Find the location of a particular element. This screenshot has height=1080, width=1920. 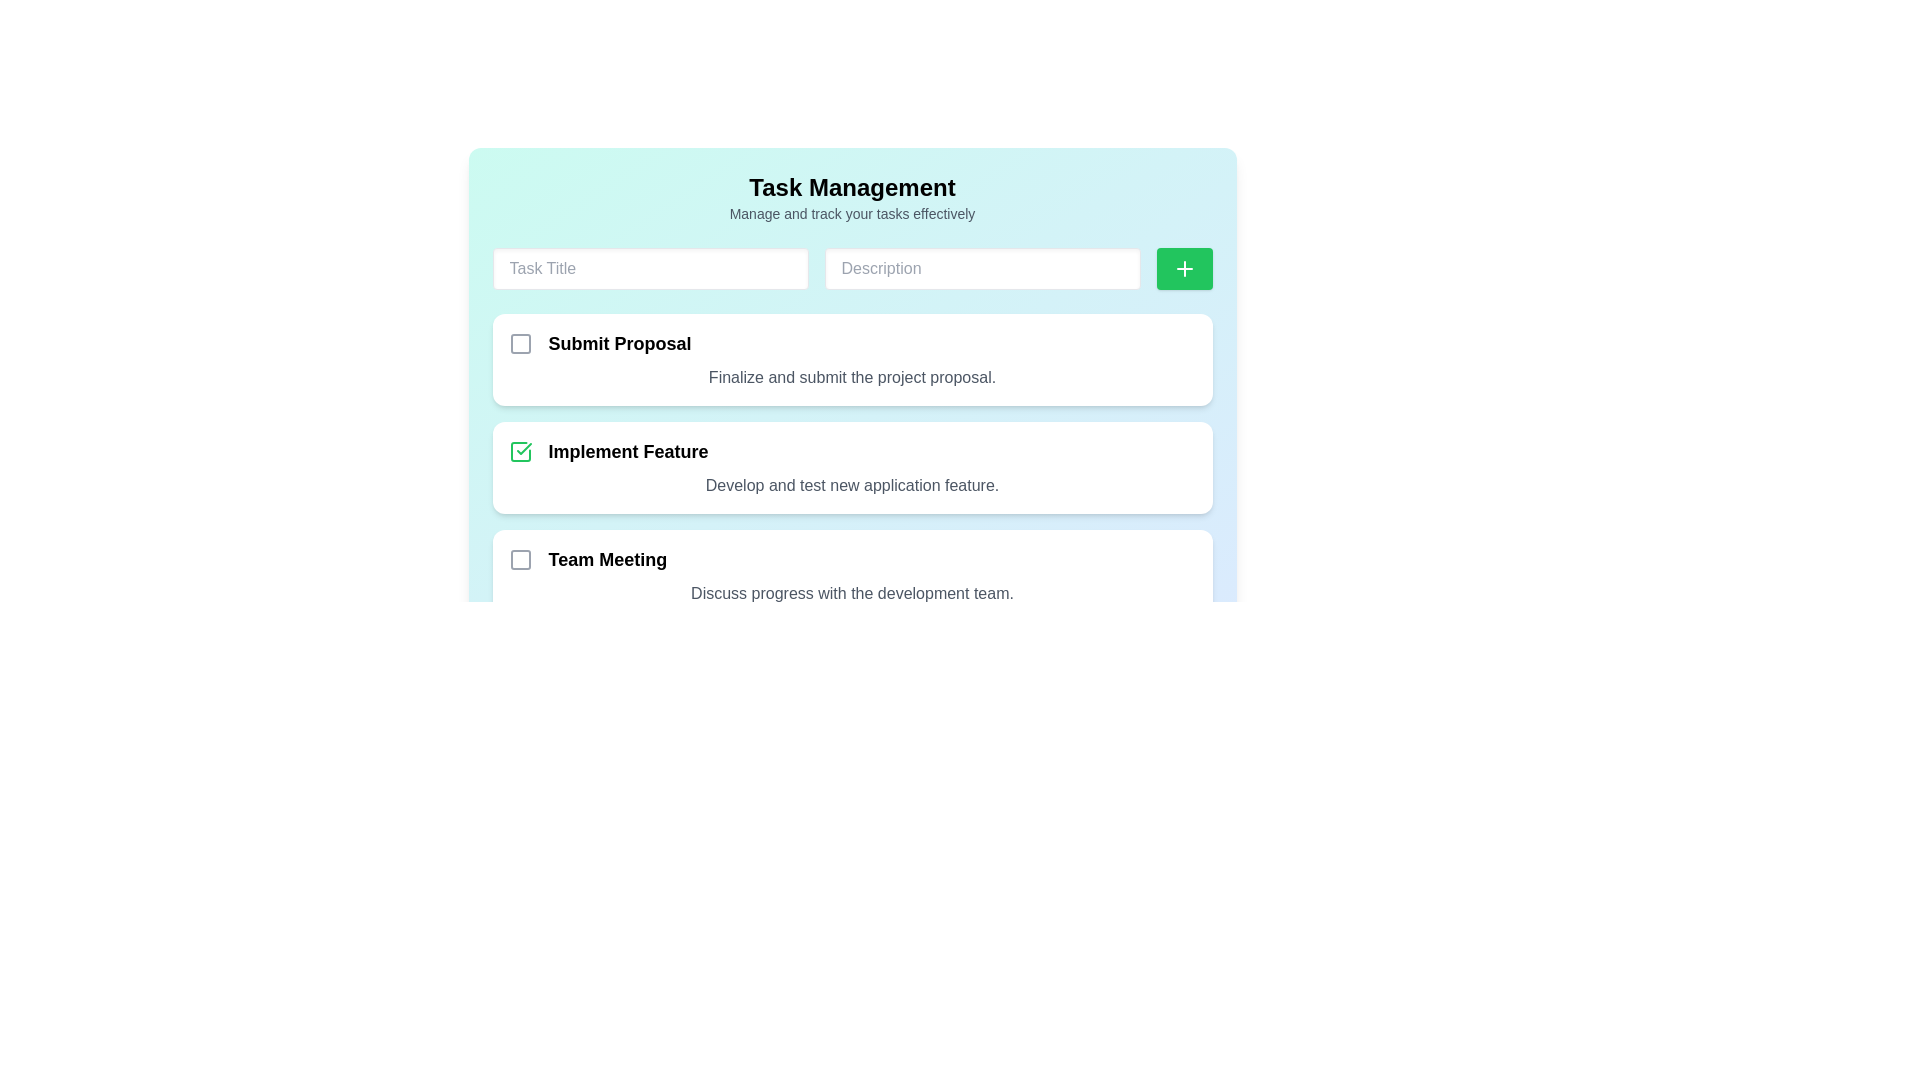

the checkbox located to the left of the text 'Submit Proposal' is located at coordinates (520, 342).